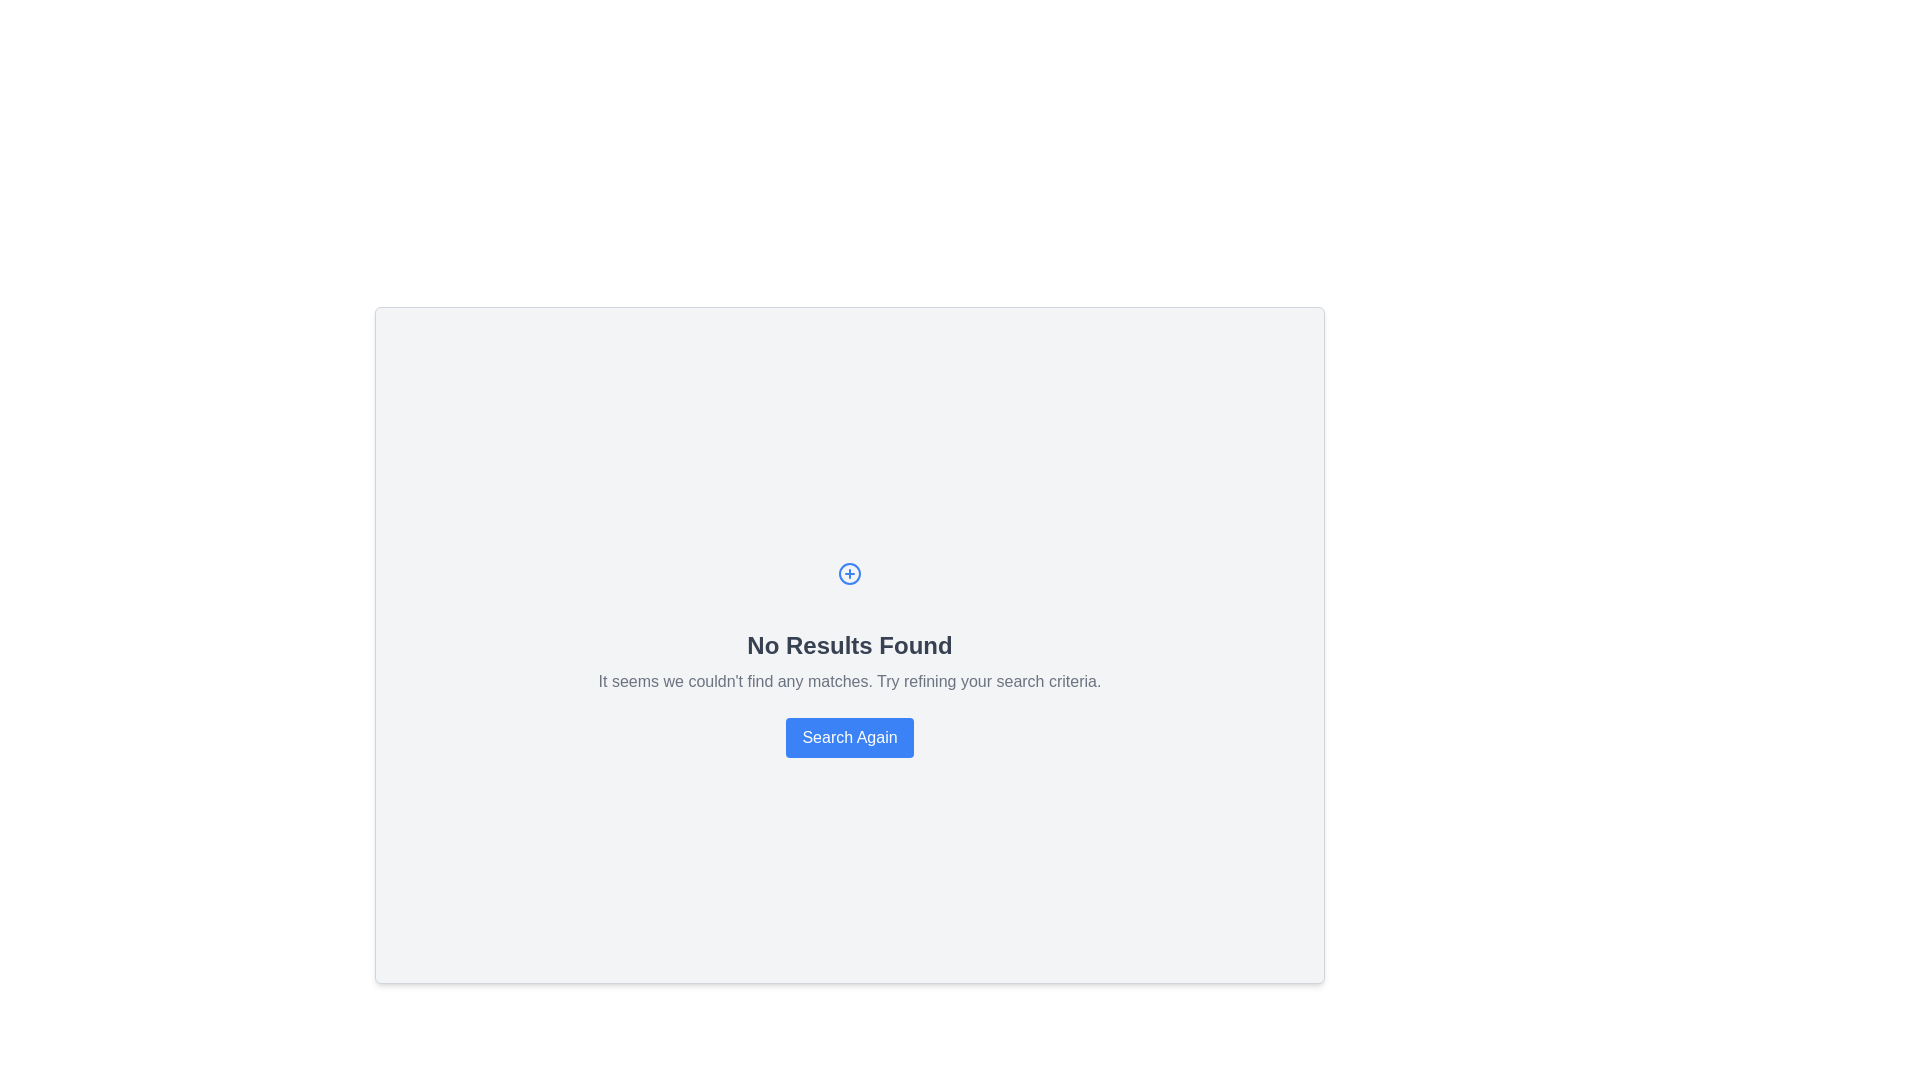 The width and height of the screenshot is (1920, 1080). What do you see at coordinates (849, 573) in the screenshot?
I see `the circular icon button with a blue border and a plus sign (+)` at bounding box center [849, 573].